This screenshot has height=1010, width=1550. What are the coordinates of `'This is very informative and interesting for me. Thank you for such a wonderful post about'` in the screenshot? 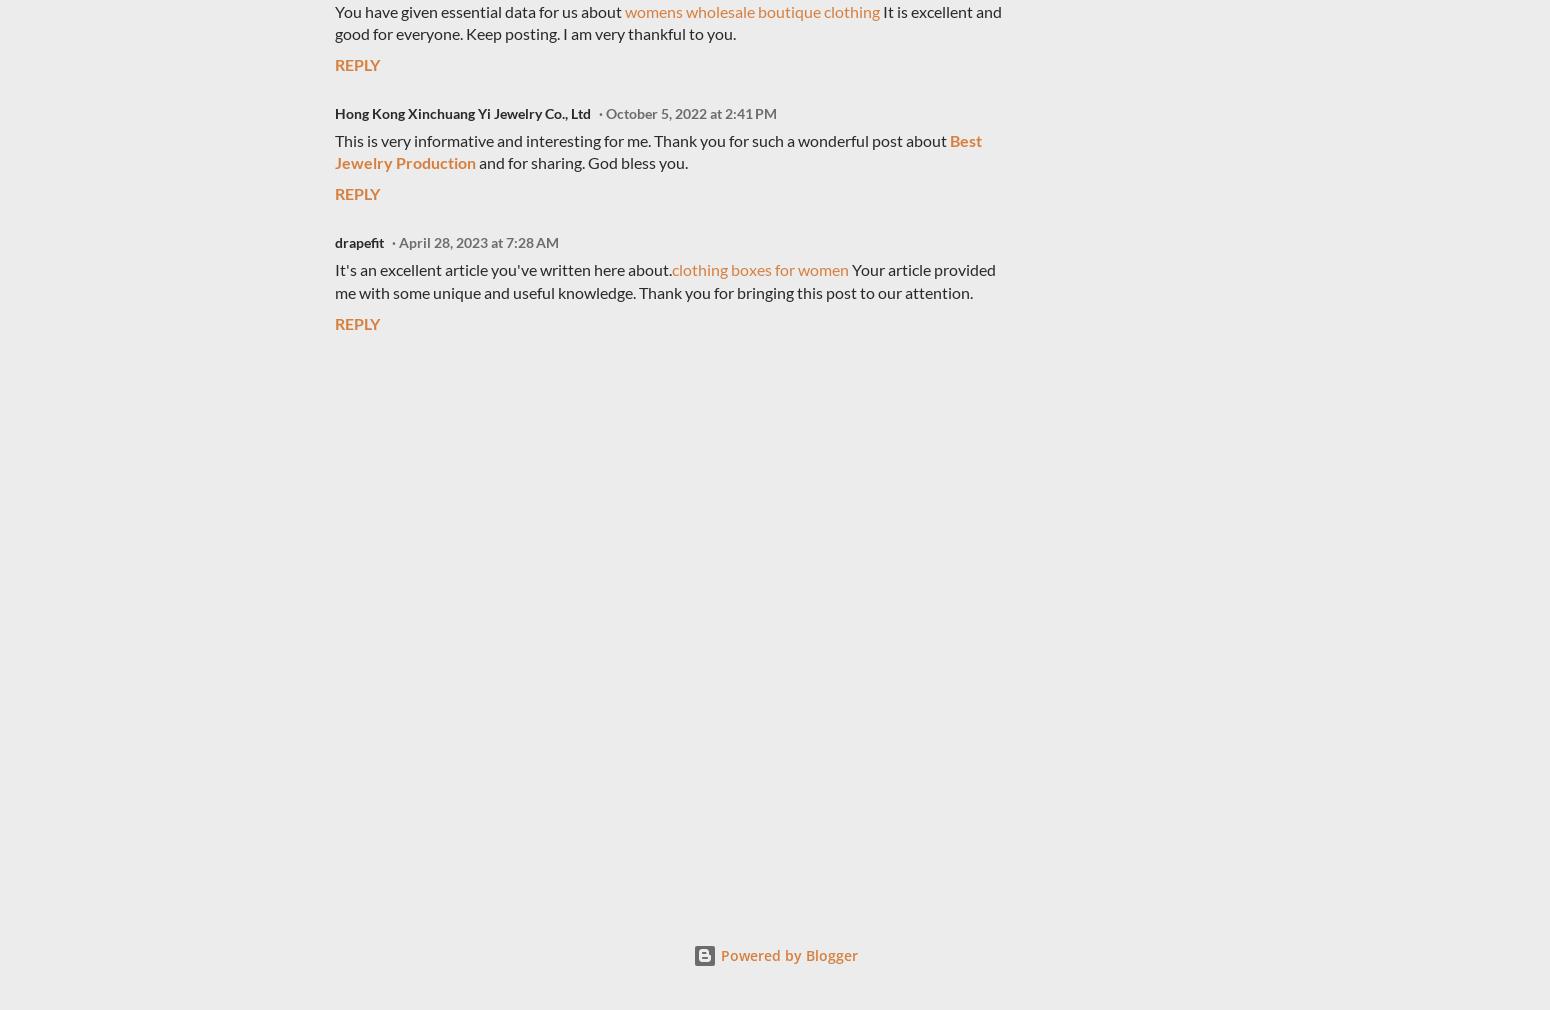 It's located at (641, 139).